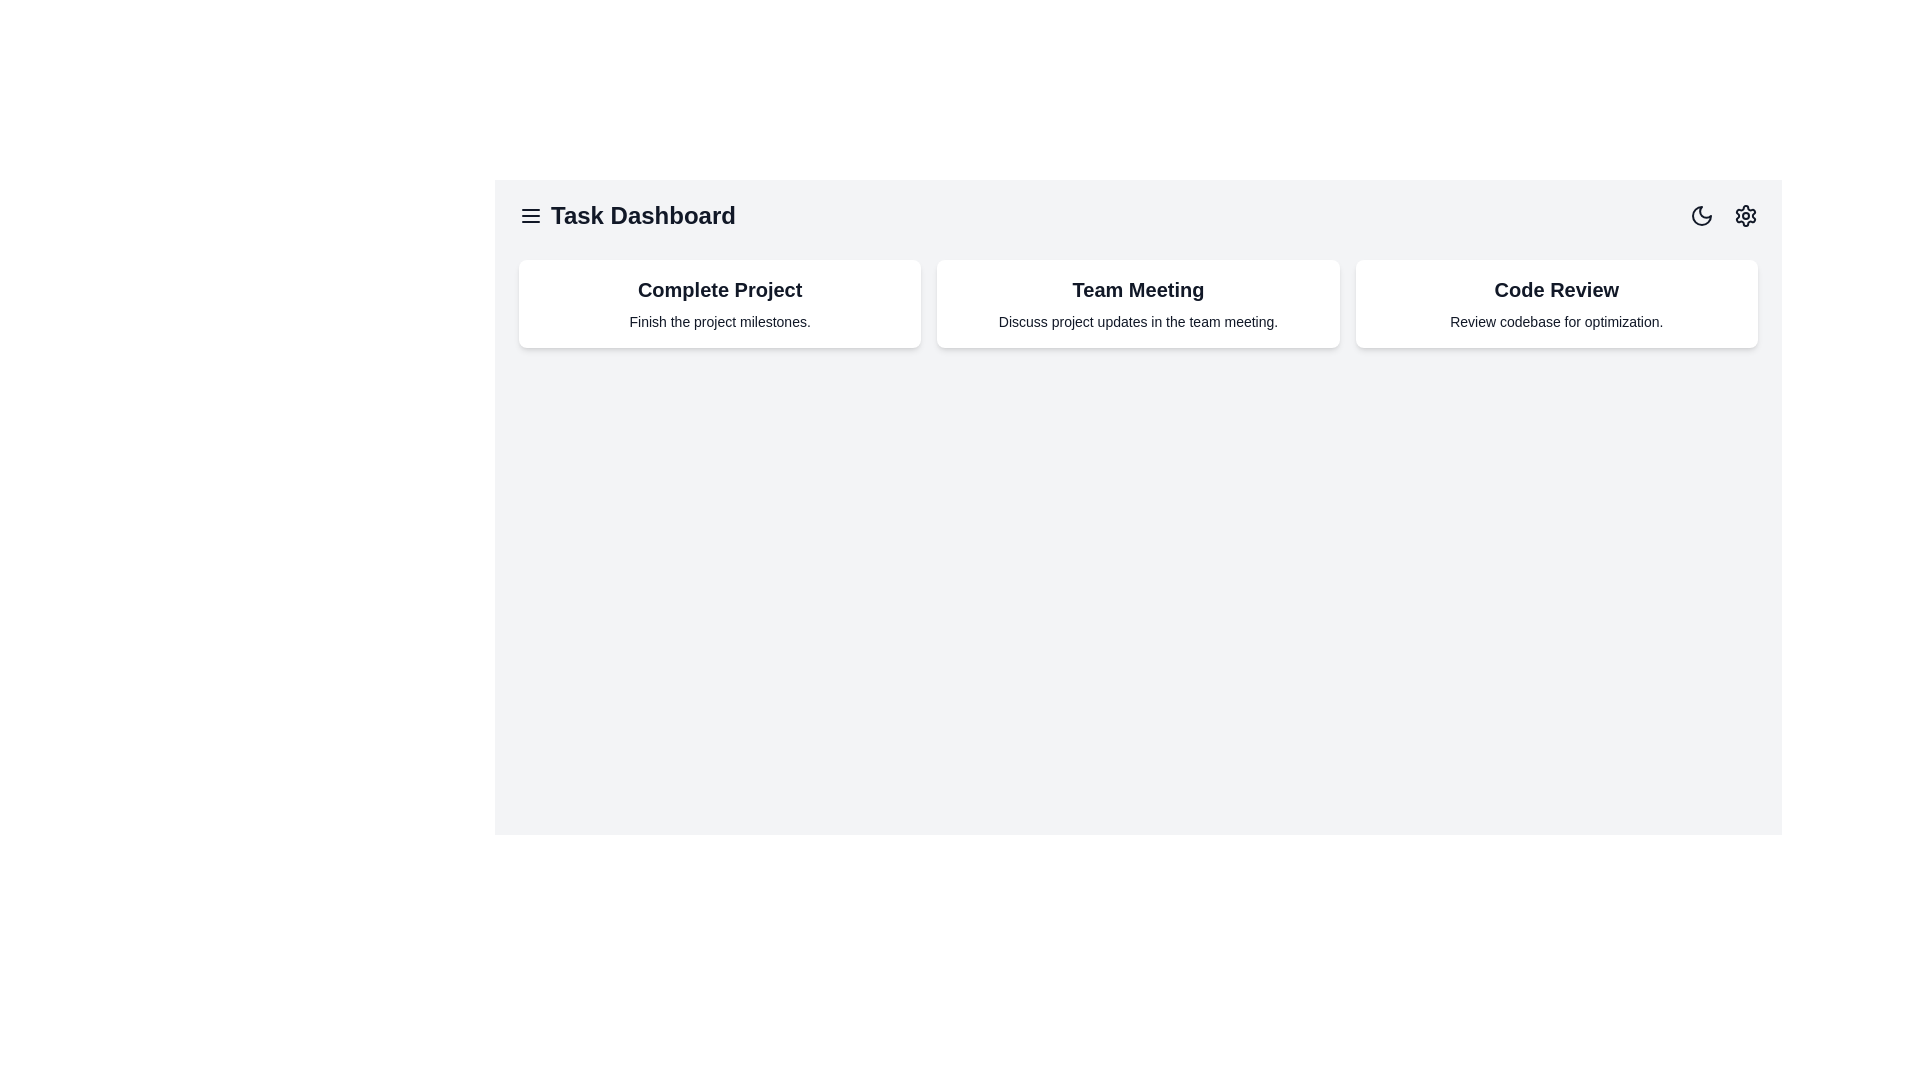  What do you see at coordinates (1555, 320) in the screenshot?
I see `the text label providing information about code review located in the middle-right panel below the heading 'Code Review'` at bounding box center [1555, 320].